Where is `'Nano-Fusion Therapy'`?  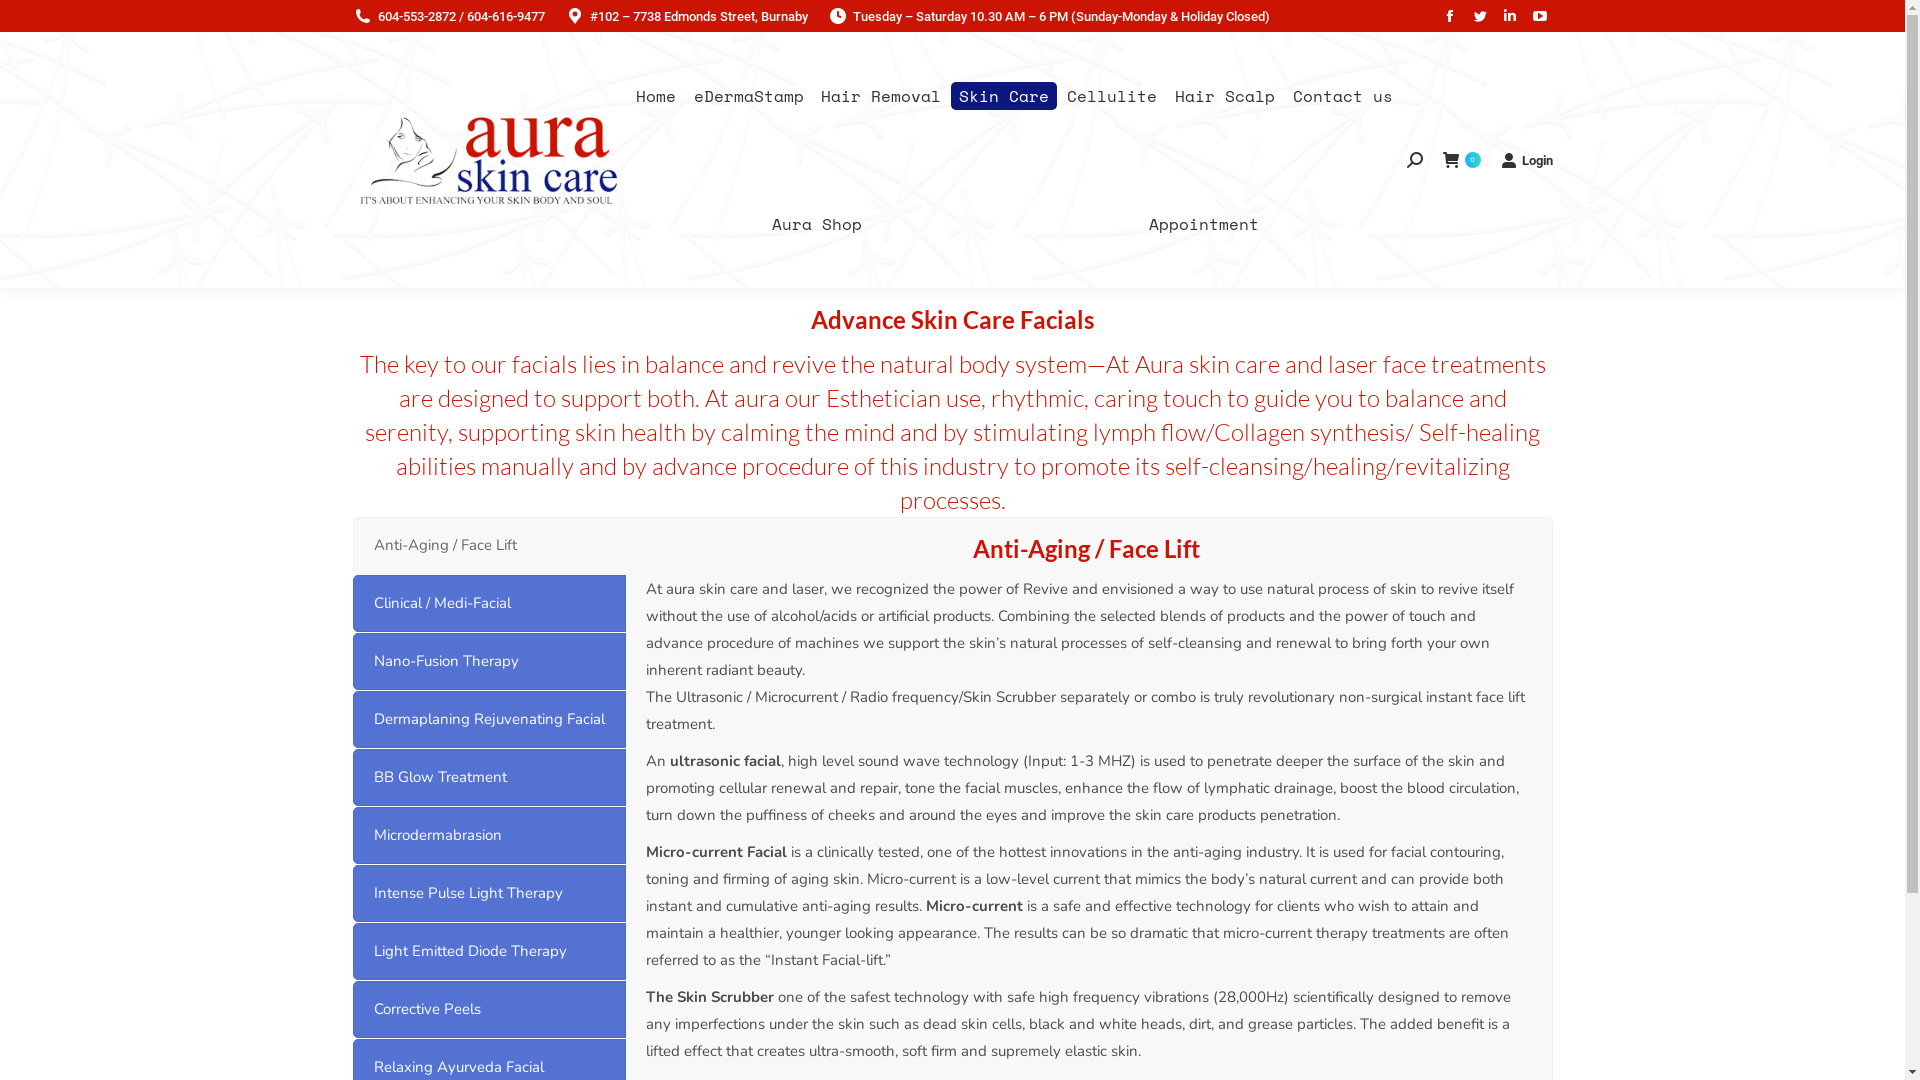
'Nano-Fusion Therapy' is located at coordinates (488, 661).